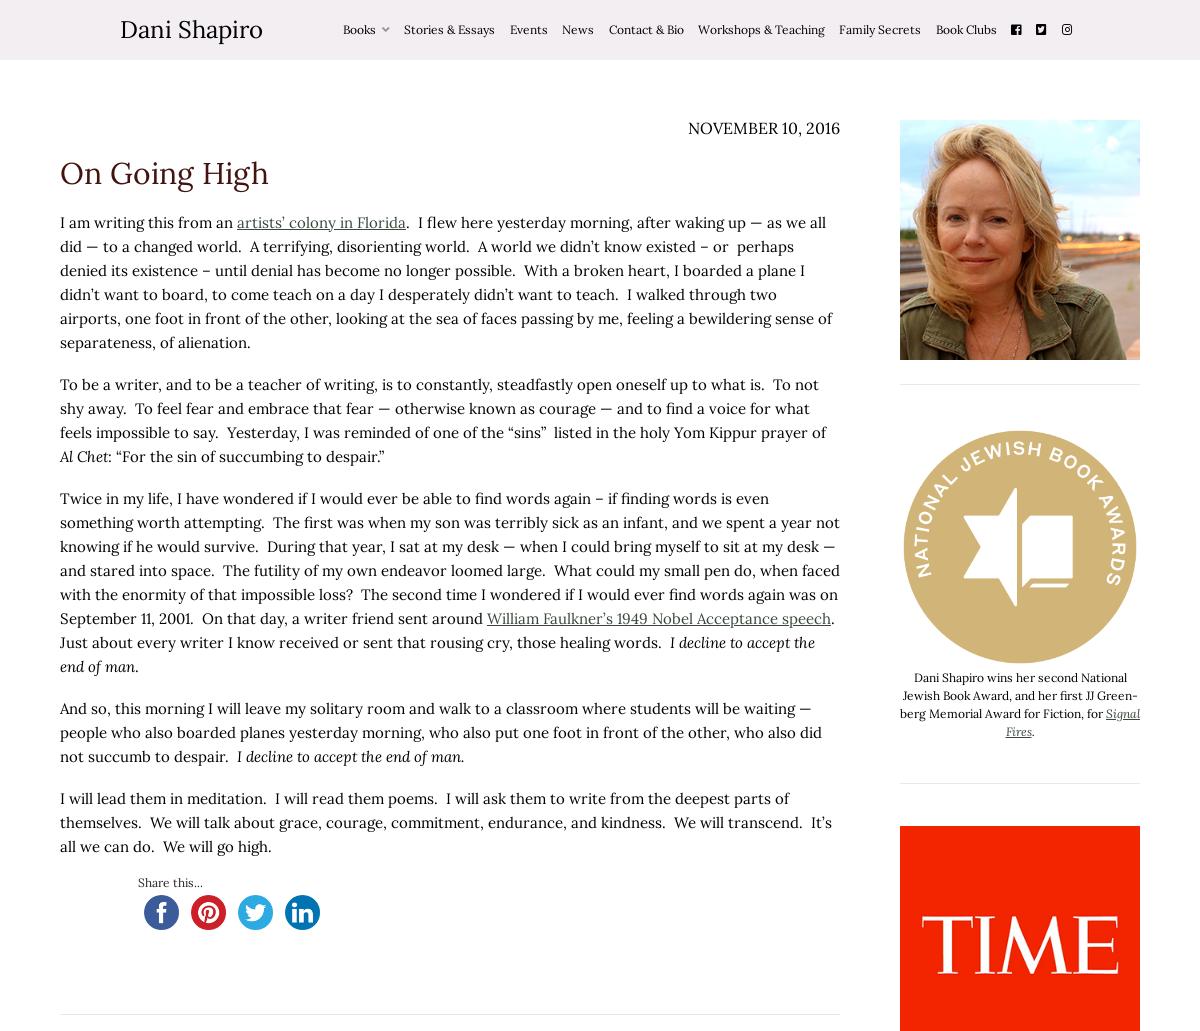 The width and height of the screenshot is (1200, 1031). Describe the element at coordinates (1014, 686) in the screenshot. I see `'Dani Shapiro wins her sec­ond Nation­al Jew­ish Book Award, and her first'` at that location.